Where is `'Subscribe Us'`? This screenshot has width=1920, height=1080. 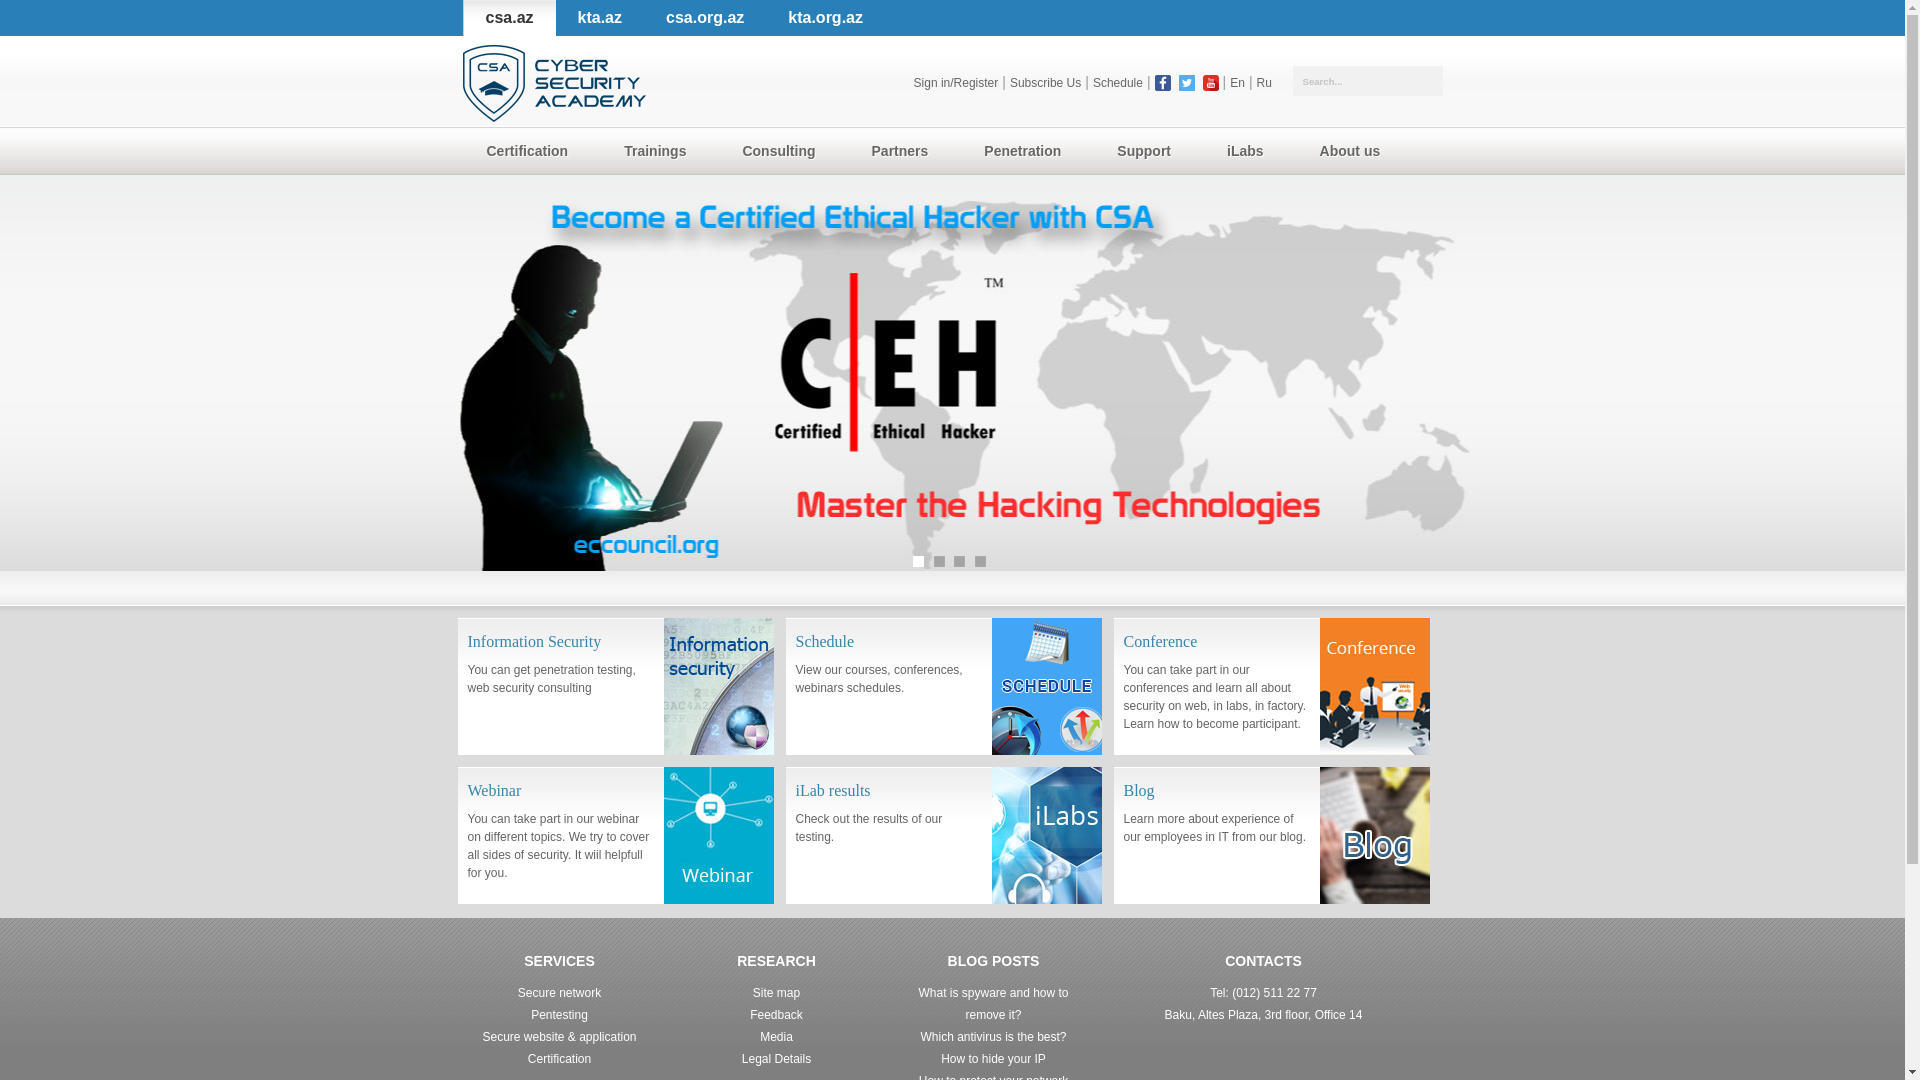
'Subscribe Us' is located at coordinates (1044, 82).